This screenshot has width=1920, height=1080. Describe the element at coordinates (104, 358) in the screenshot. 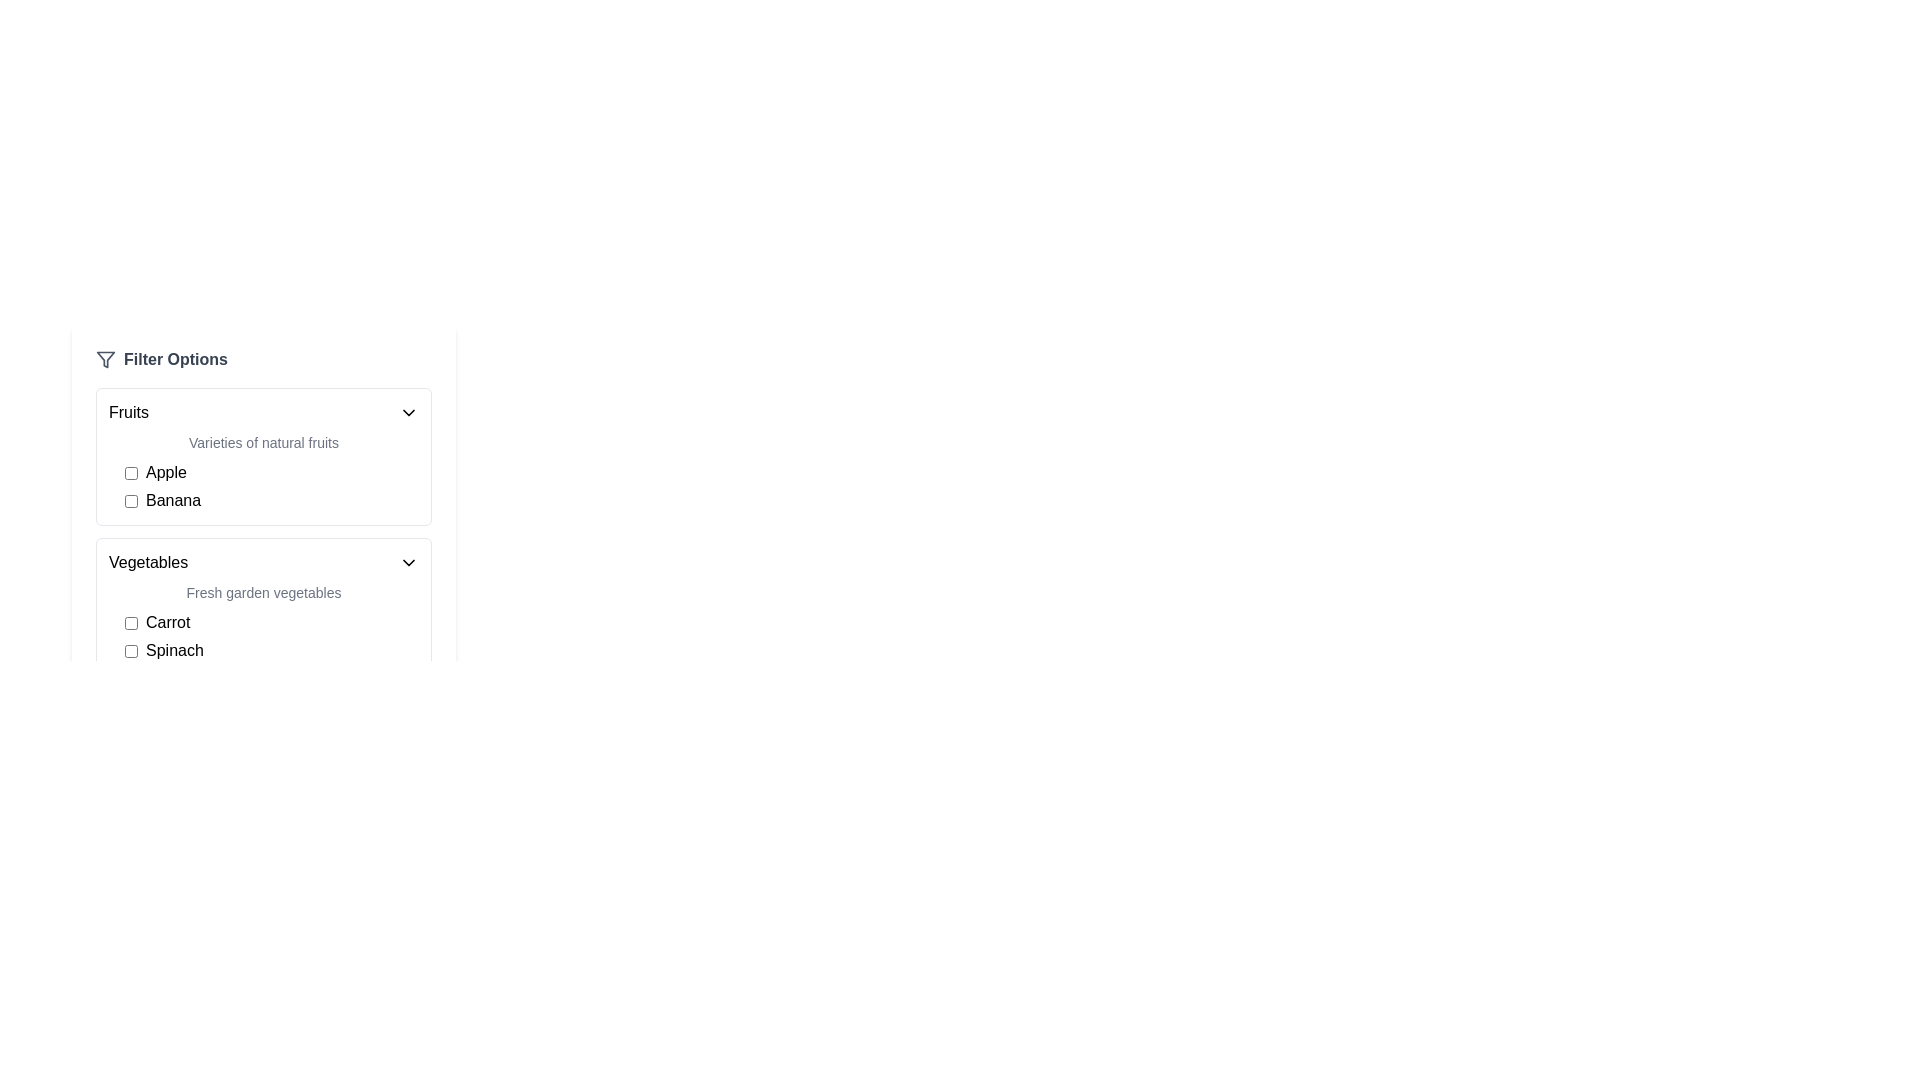

I see `the filtering indicator icon located immediately to the left of the 'Filter Options' text at the top of the filter's interface` at that location.